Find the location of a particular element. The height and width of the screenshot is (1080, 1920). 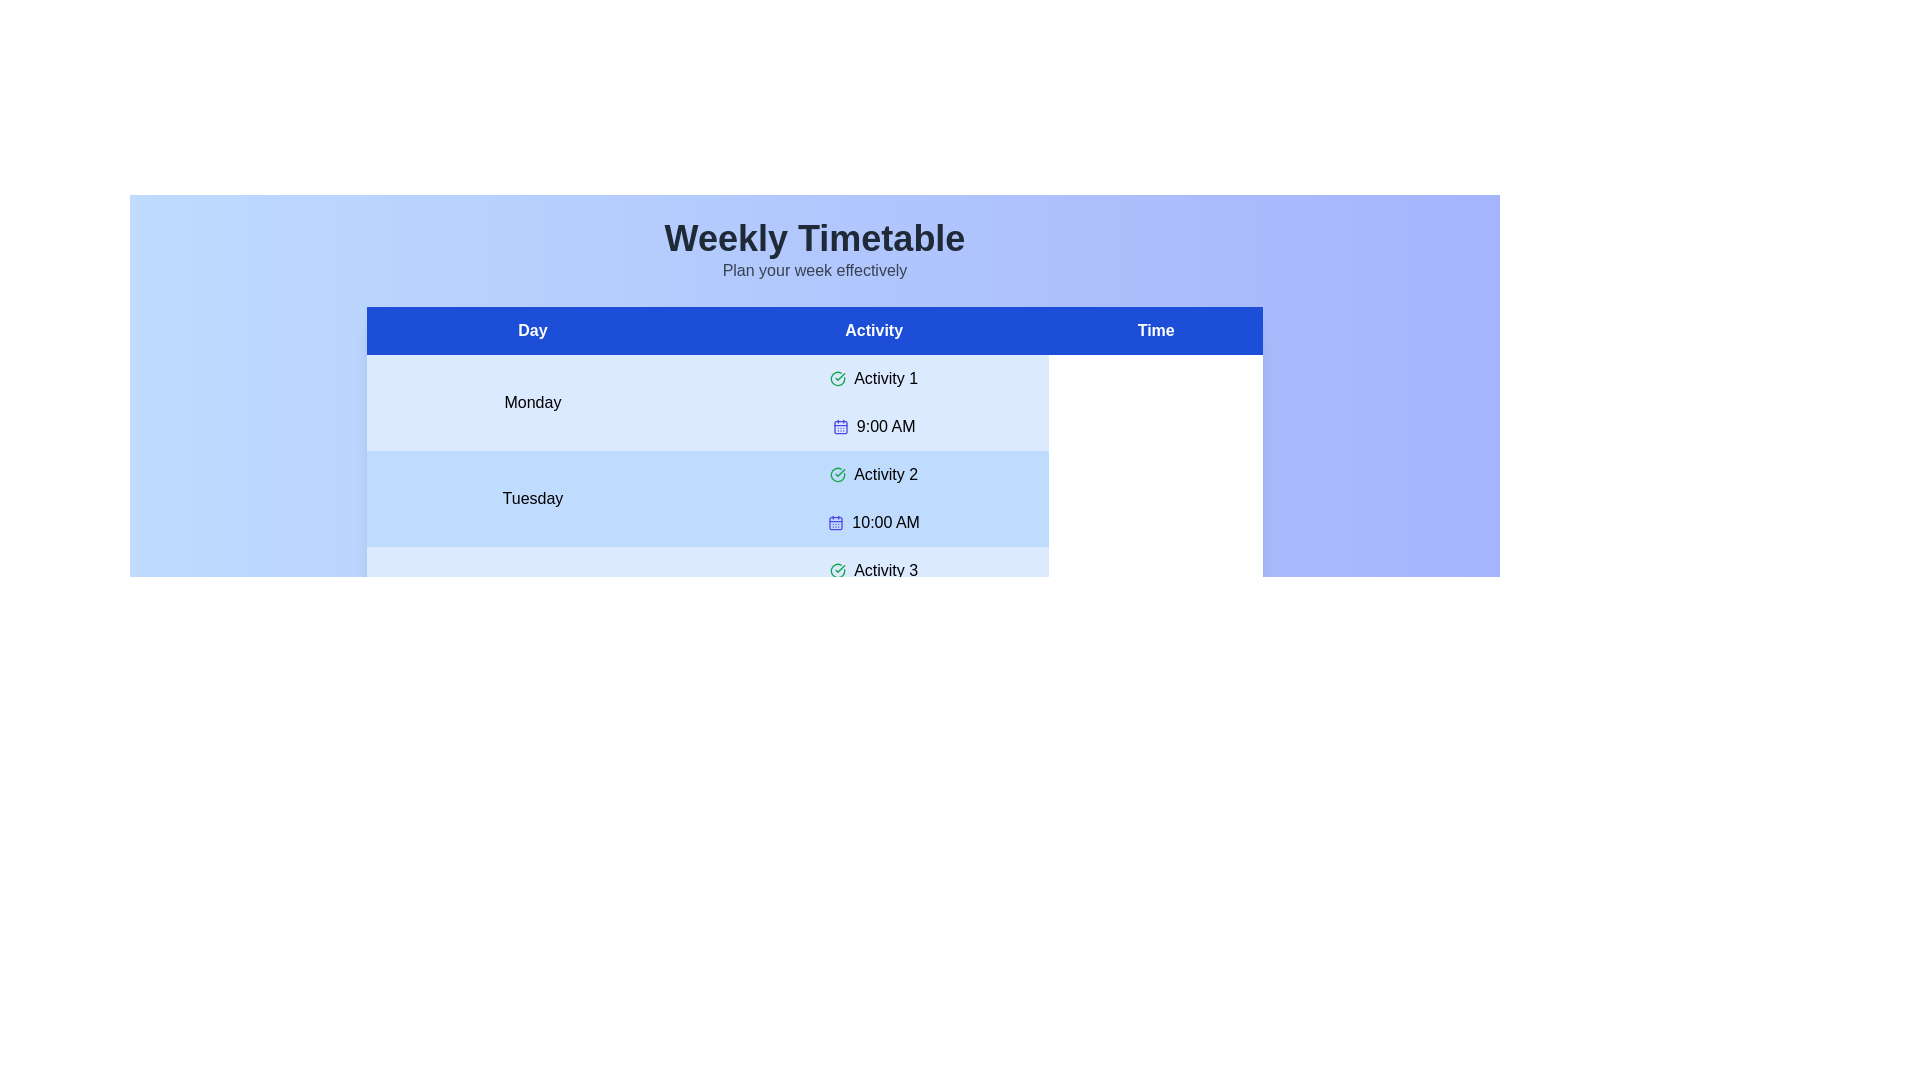

the row for Tuesday to highlight it is located at coordinates (815, 497).